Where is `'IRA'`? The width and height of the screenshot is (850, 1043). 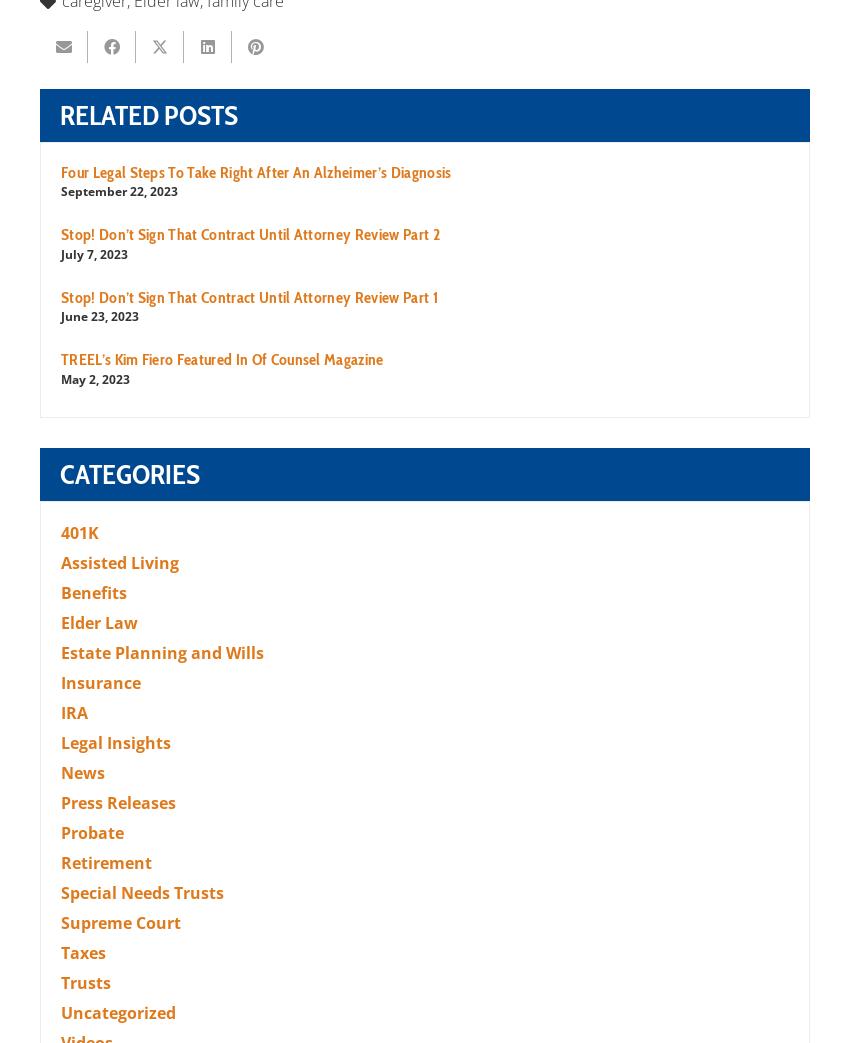 'IRA' is located at coordinates (74, 712).